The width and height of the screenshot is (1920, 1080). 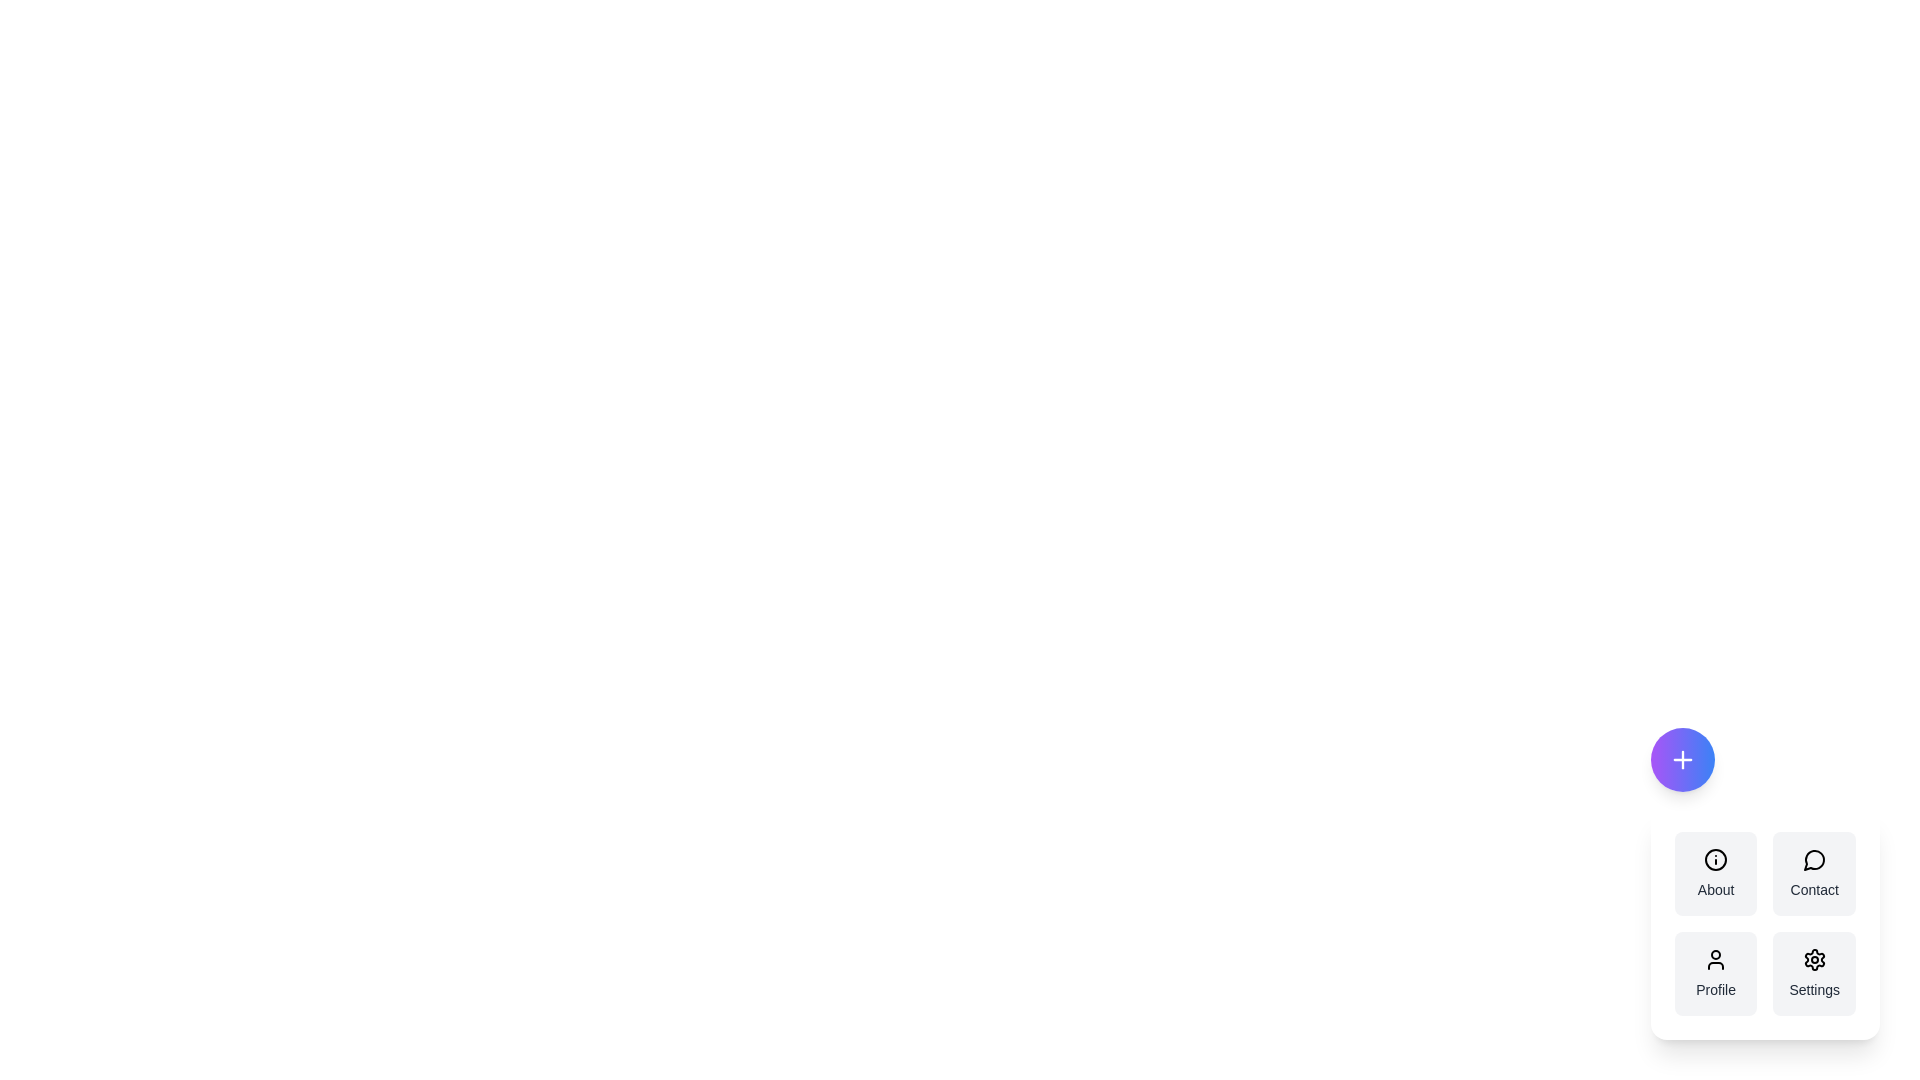 What do you see at coordinates (1681, 759) in the screenshot?
I see `the speed dial button to collapse the menu` at bounding box center [1681, 759].